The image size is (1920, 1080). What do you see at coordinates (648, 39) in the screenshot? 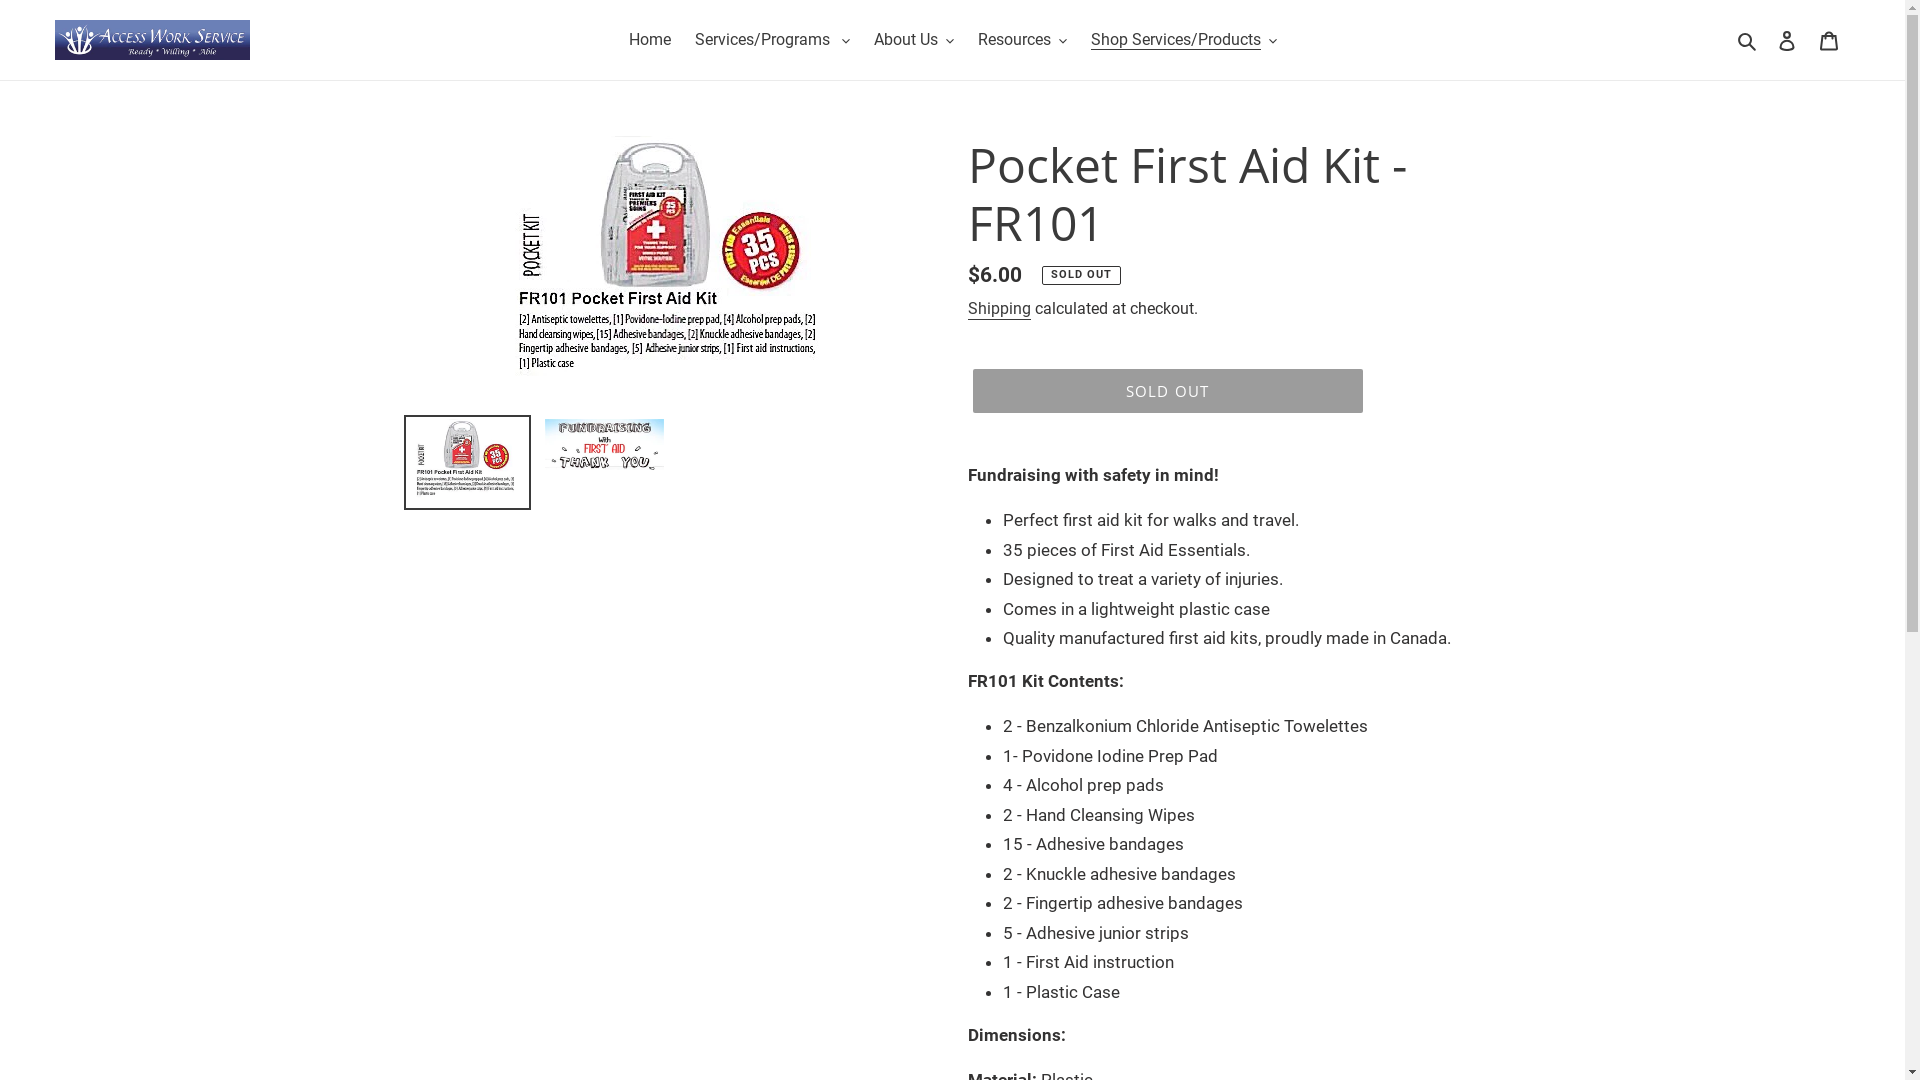
I see `'Home'` at bounding box center [648, 39].